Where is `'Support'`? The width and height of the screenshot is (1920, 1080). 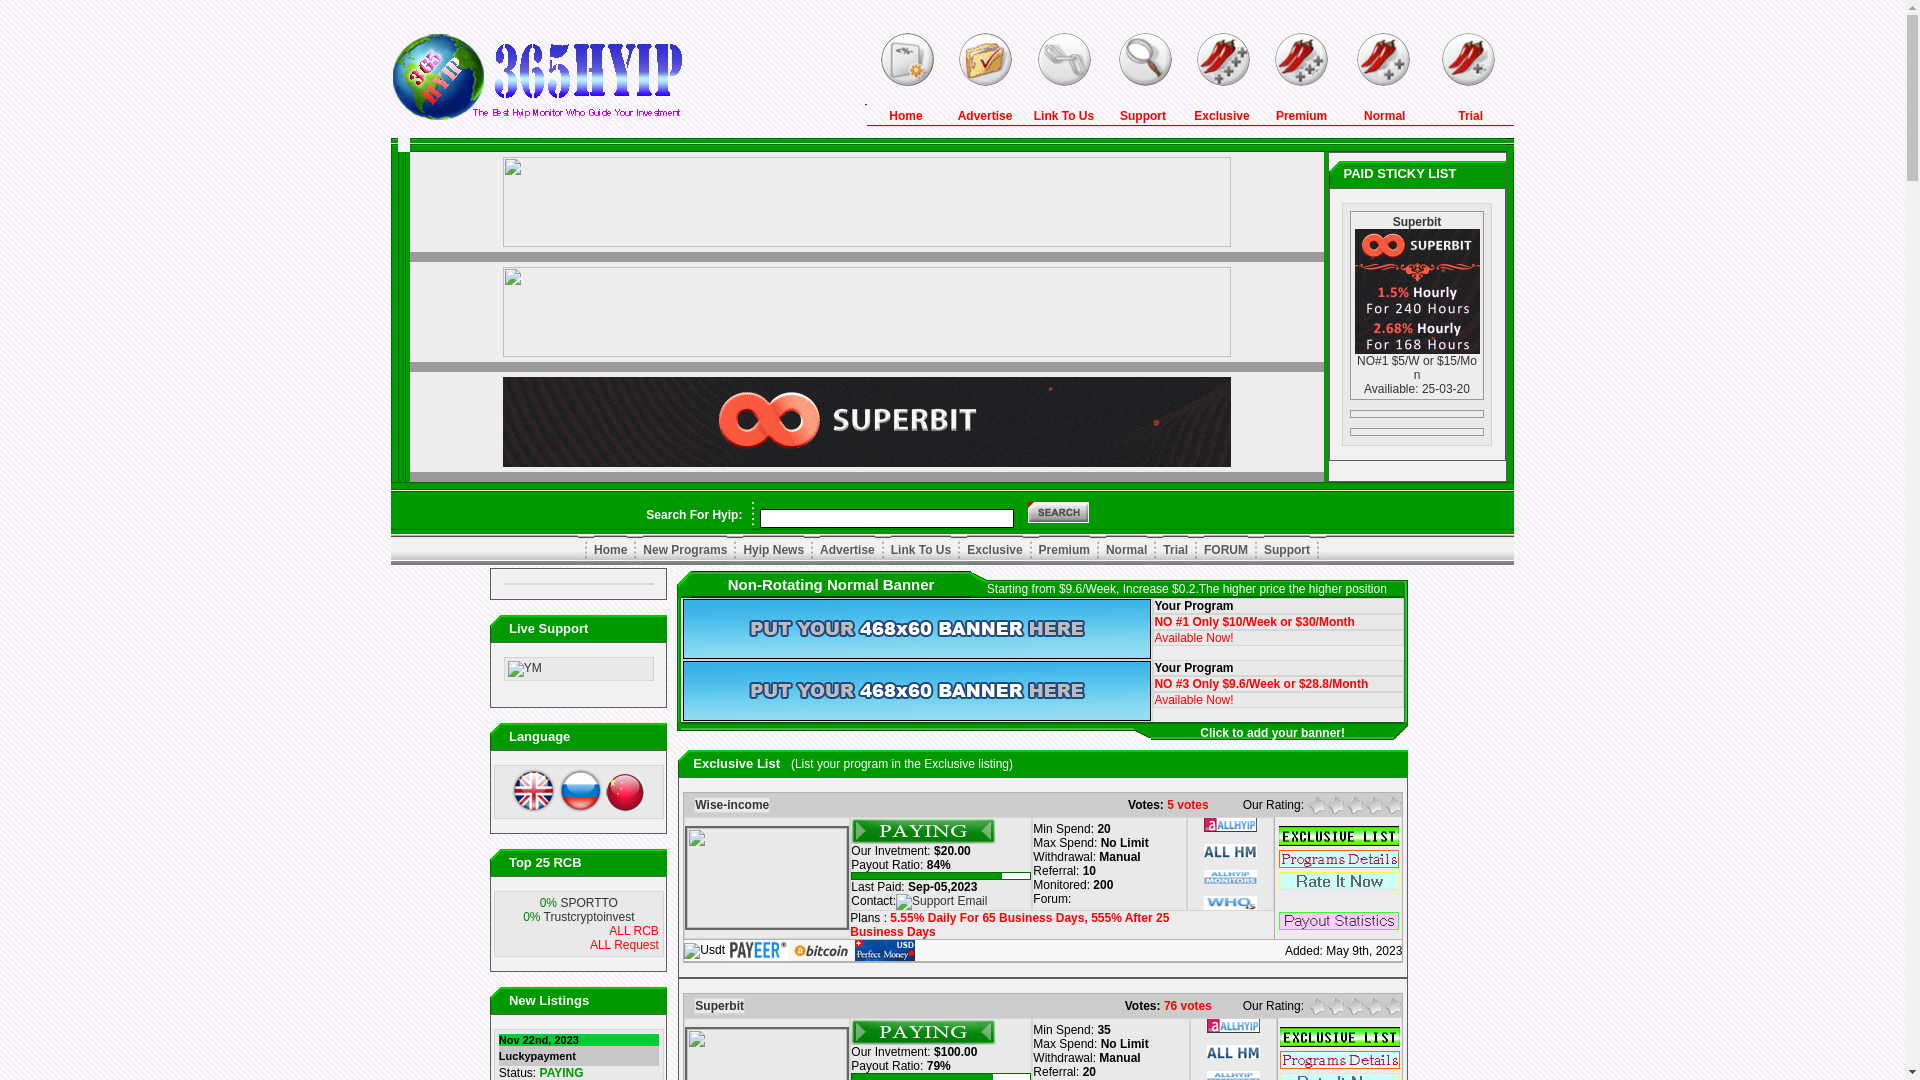 'Support' is located at coordinates (1262, 550).